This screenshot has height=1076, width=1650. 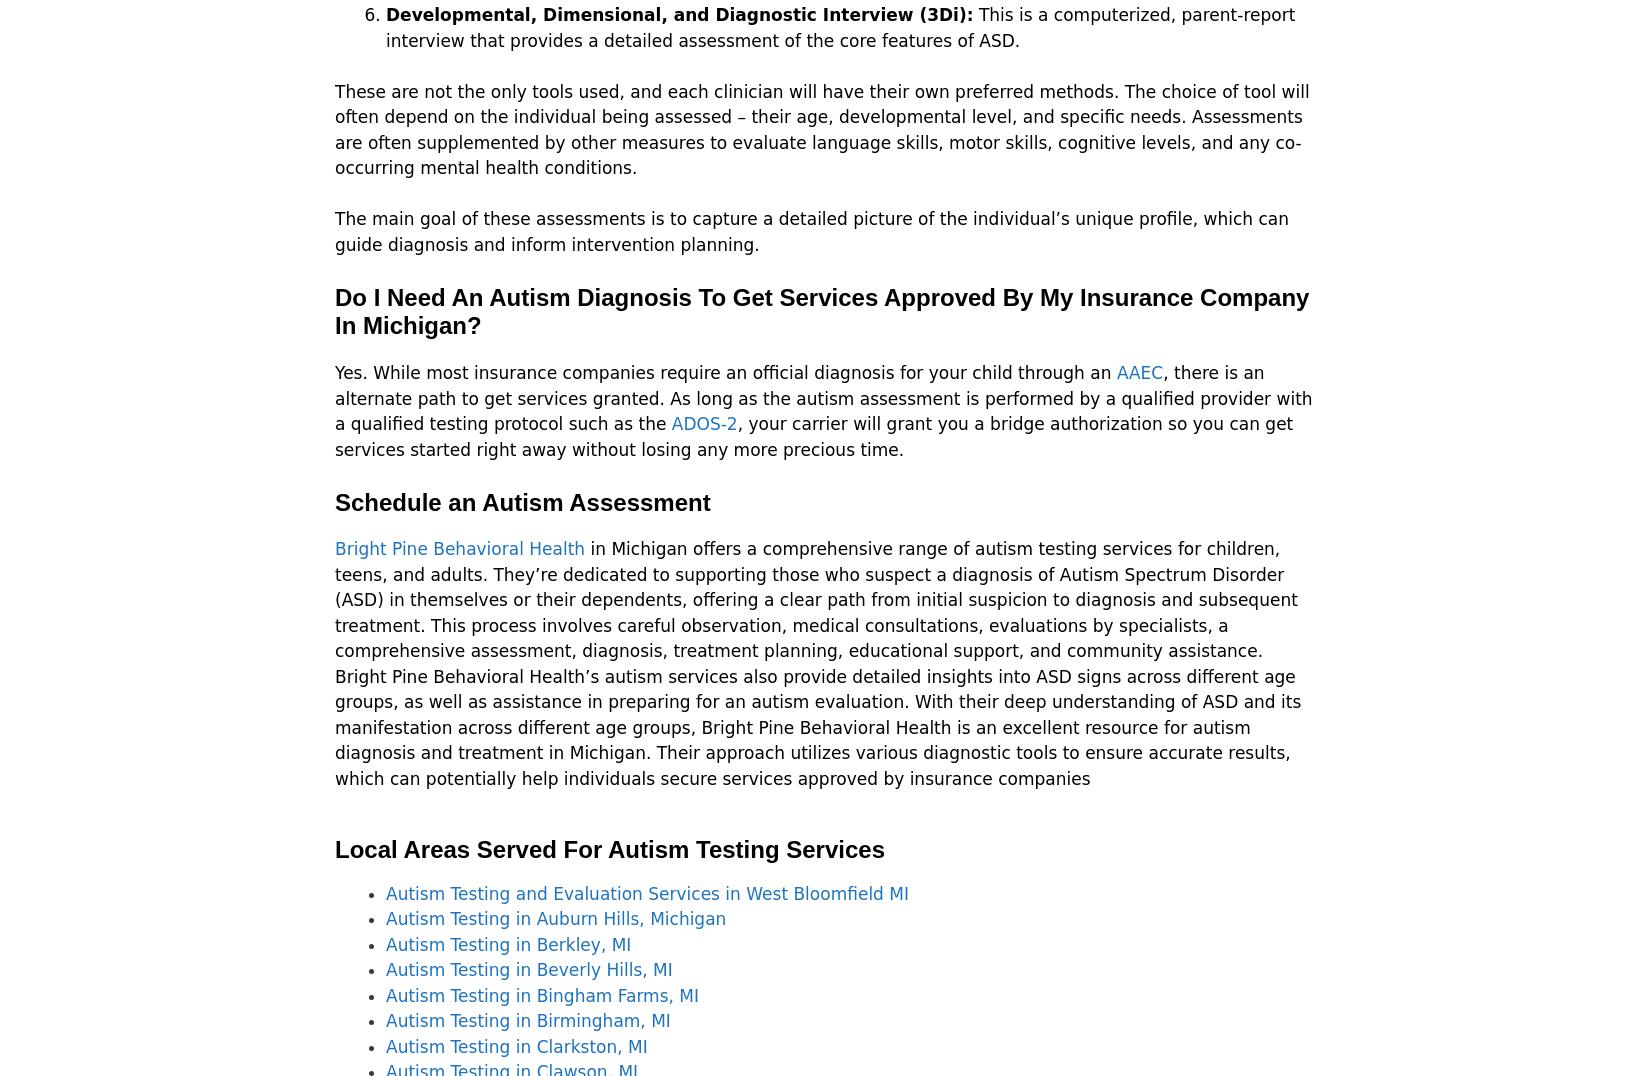 What do you see at coordinates (817, 662) in the screenshot?
I see `'in Michigan offers a comprehensive range of autism testing services for children, teens, and adults. They’re dedicated to supporting those who suspect a diagnosis of Autism Spectrum Disorder (ASD) in themselves or their dependents, offering a clear path from initial suspicion to diagnosis and subsequent treatment. This process involves careful observation, medical consultations, evaluations by specialists, a comprehensive assessment, diagnosis, treatment planning, educational support, and community assistance. Bright Pine Behavioral Health’s autism services also provide detailed insights into ASD signs across different age groups, as well as assistance in preparing for an autism evaluation. With their deep understanding of ASD and its manifestation across different age groups, Bright Pine Behavioral Health is an excellent resource for autism diagnosis and treatment in Michigan. Their approach utilizes various diagnostic tools to ensure accurate results, which can potentially help individuals secure services approved by insurance companies'` at bounding box center [817, 662].